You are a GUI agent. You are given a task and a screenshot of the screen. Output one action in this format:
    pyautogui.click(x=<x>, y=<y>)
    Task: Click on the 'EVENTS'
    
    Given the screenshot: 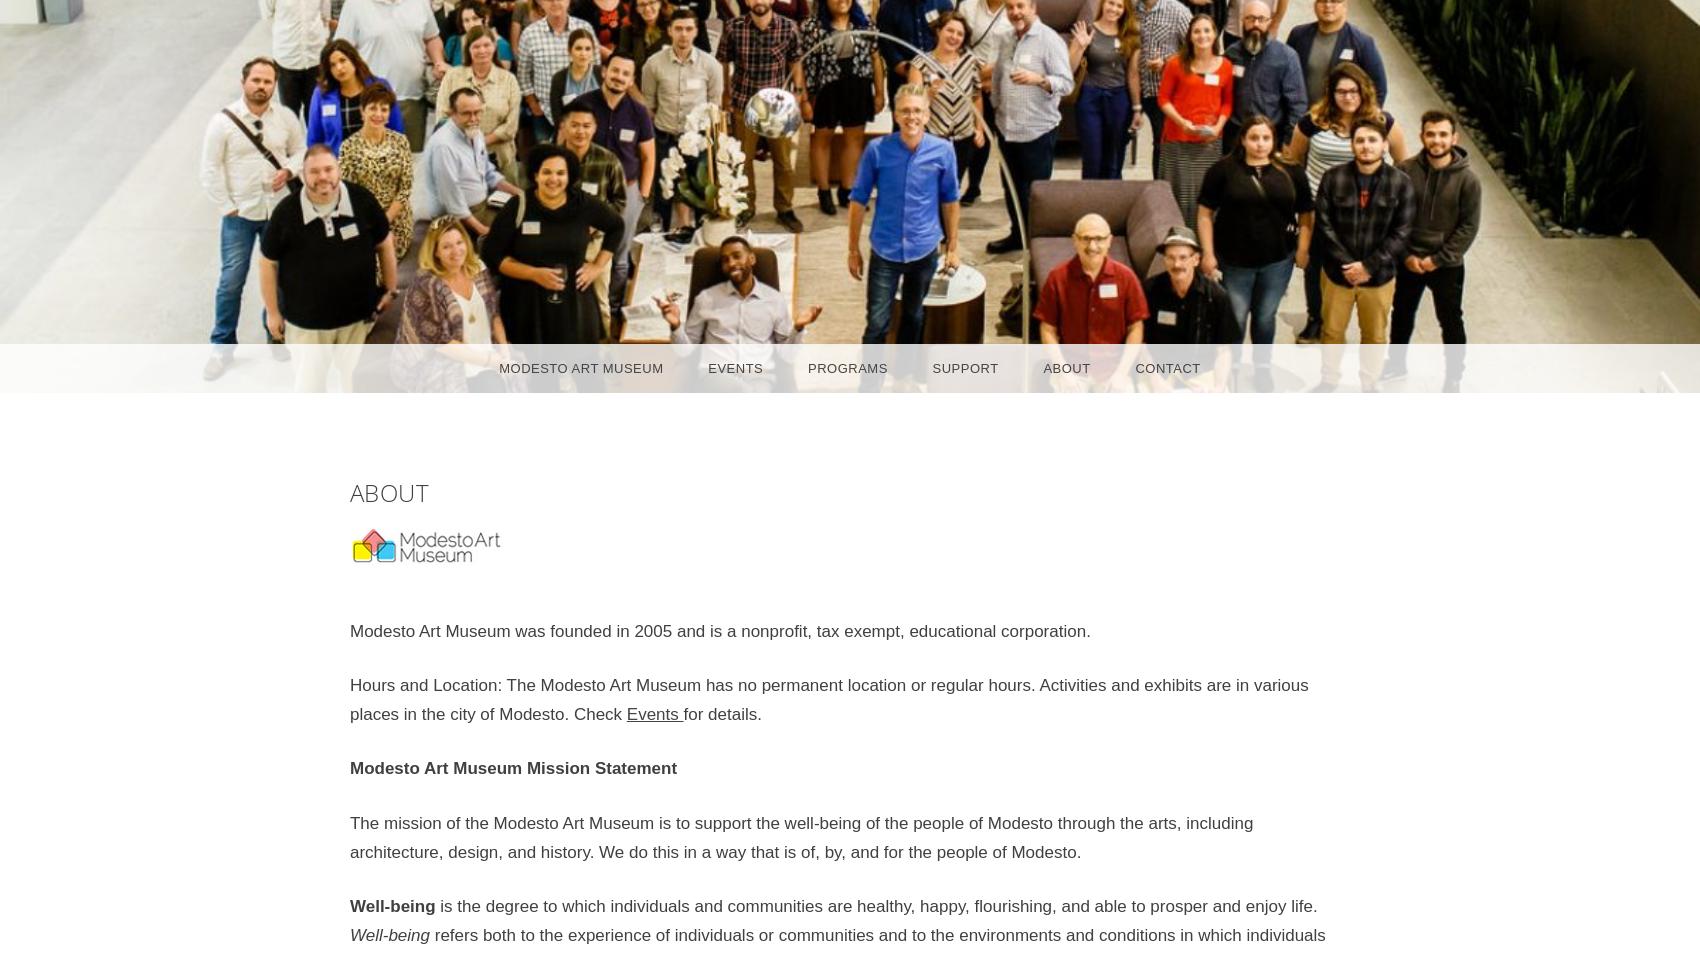 What is the action you would take?
    pyautogui.click(x=735, y=368)
    